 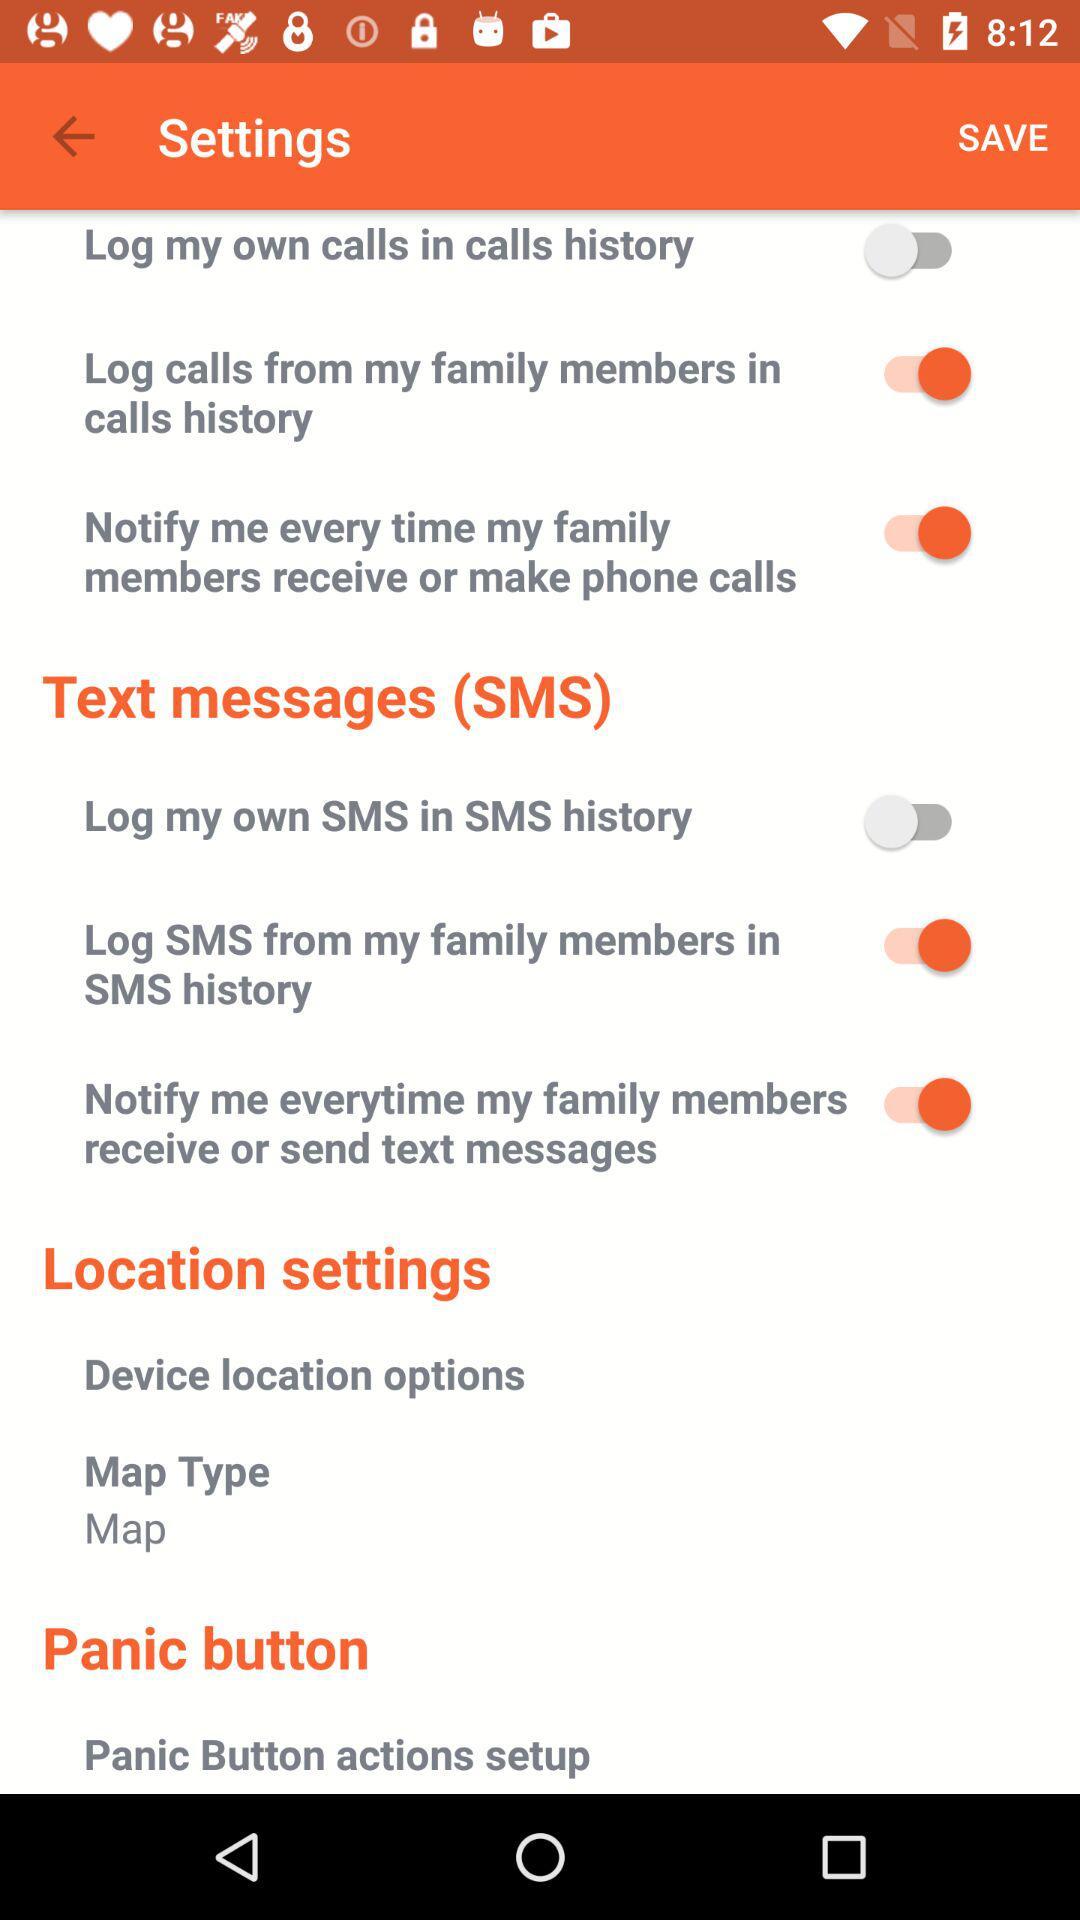 What do you see at coordinates (304, 1372) in the screenshot?
I see `device location options icon` at bounding box center [304, 1372].